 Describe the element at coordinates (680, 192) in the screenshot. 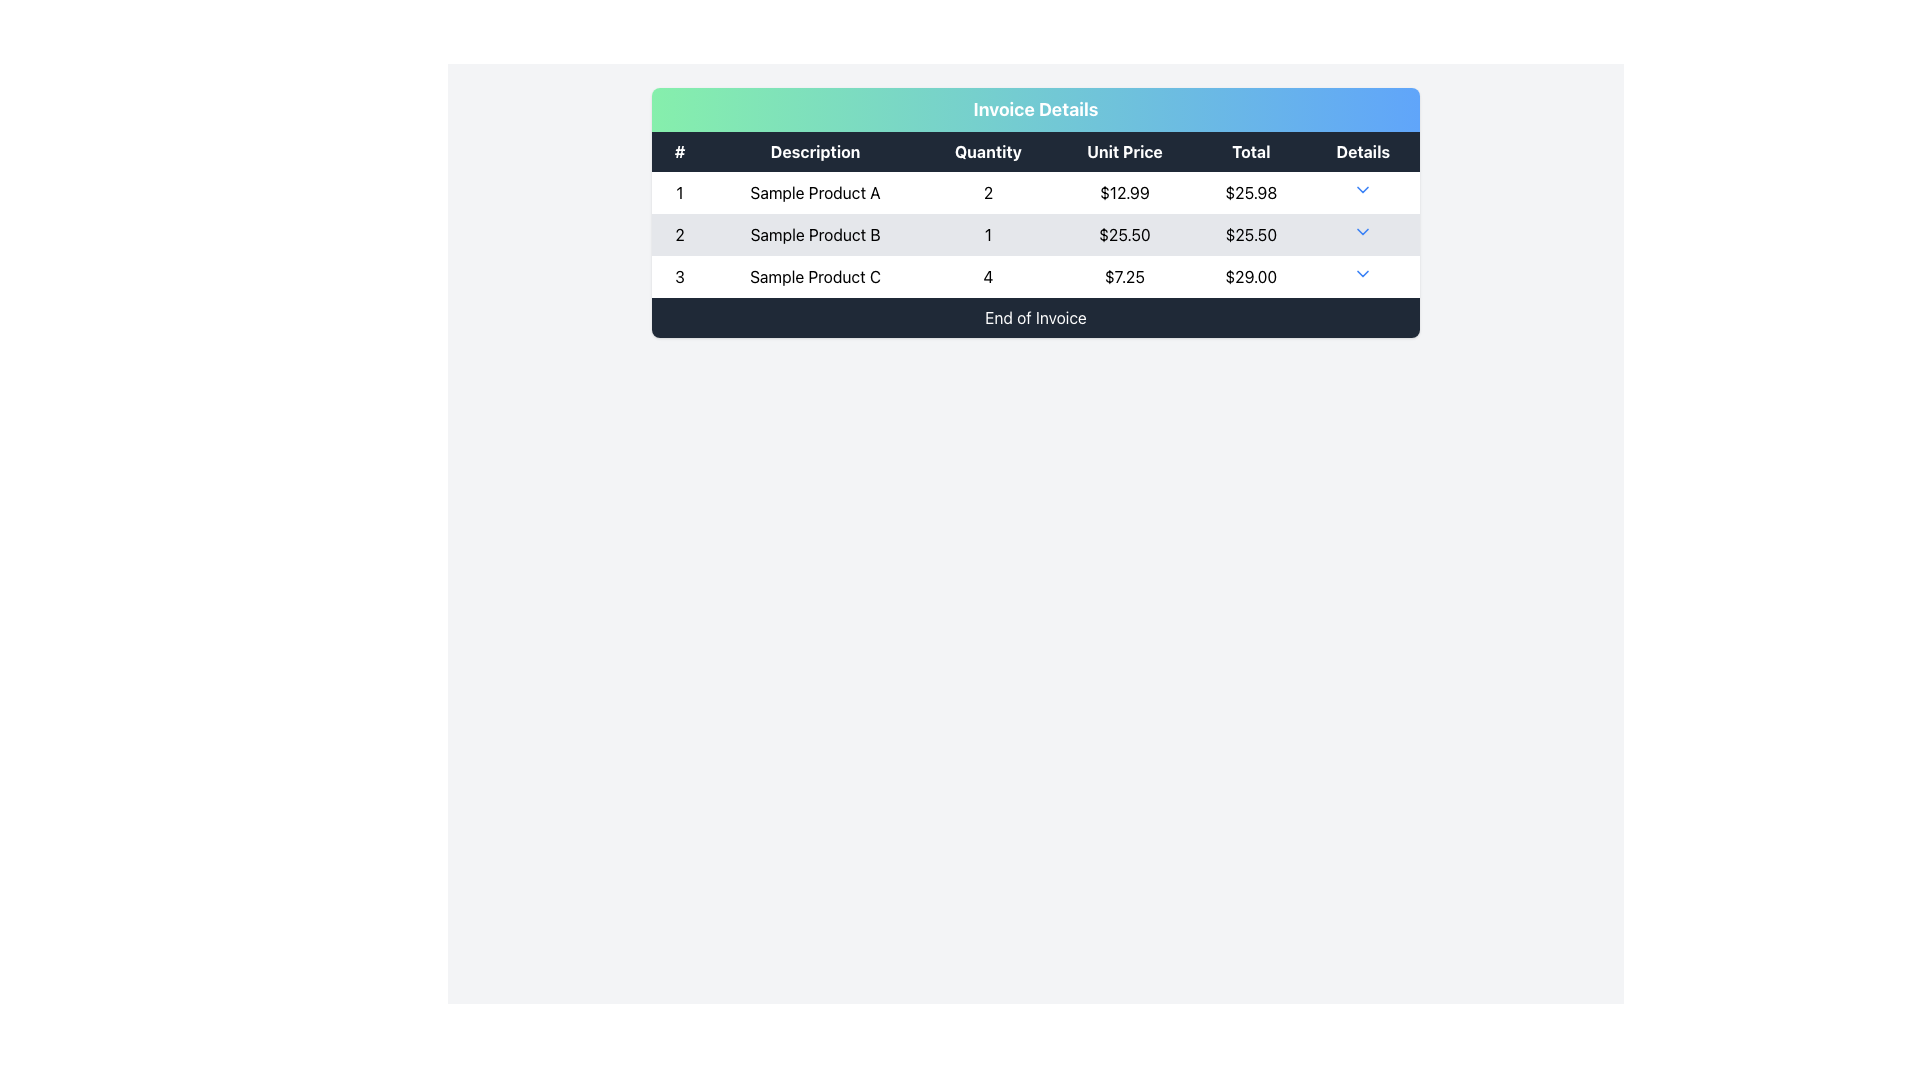

I see `text element displaying the character '1' located in the first cell under the '#' column heading in the table, adjacent to 'Sample Product A'` at that location.